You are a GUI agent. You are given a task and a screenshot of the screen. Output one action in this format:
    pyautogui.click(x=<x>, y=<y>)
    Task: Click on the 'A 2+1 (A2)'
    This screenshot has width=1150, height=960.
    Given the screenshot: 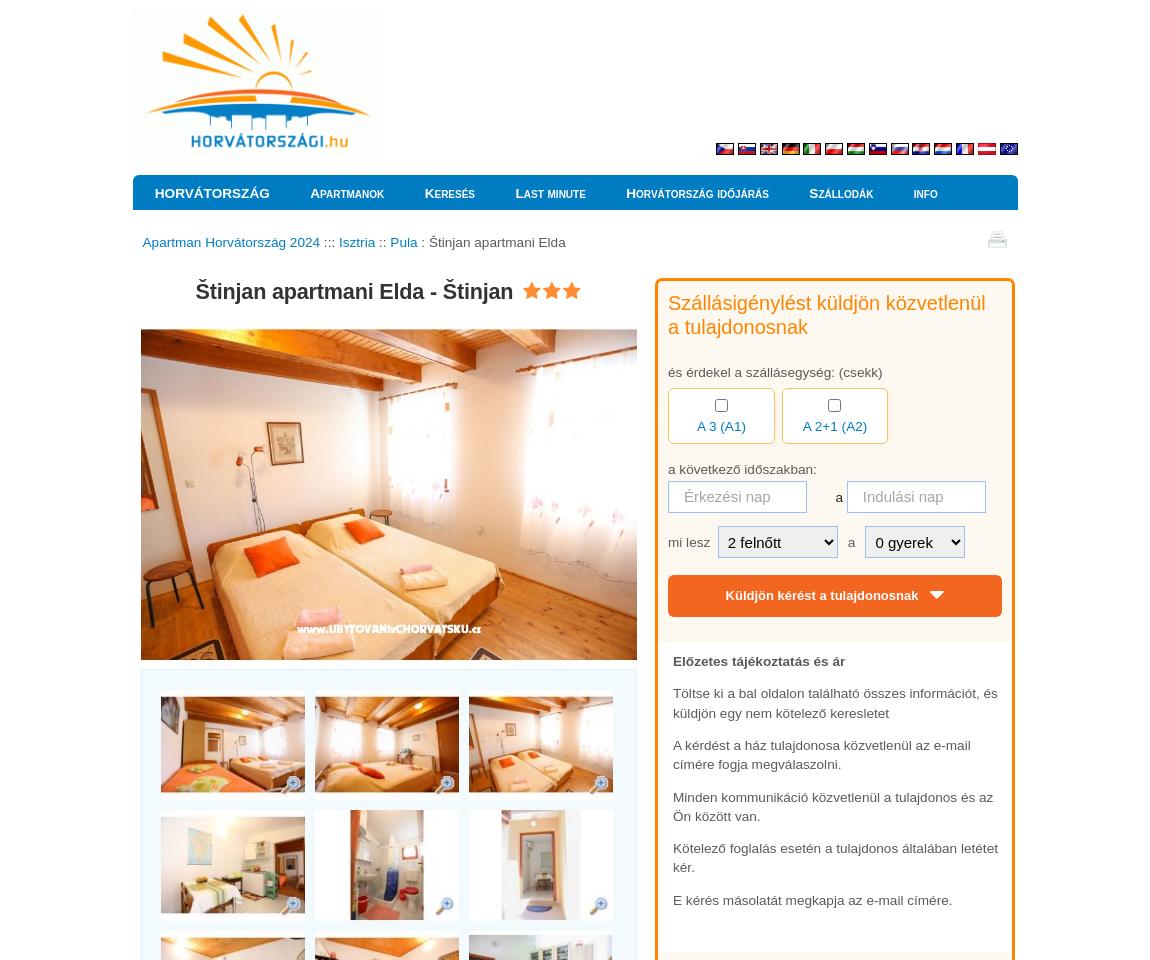 What is the action you would take?
    pyautogui.click(x=801, y=426)
    